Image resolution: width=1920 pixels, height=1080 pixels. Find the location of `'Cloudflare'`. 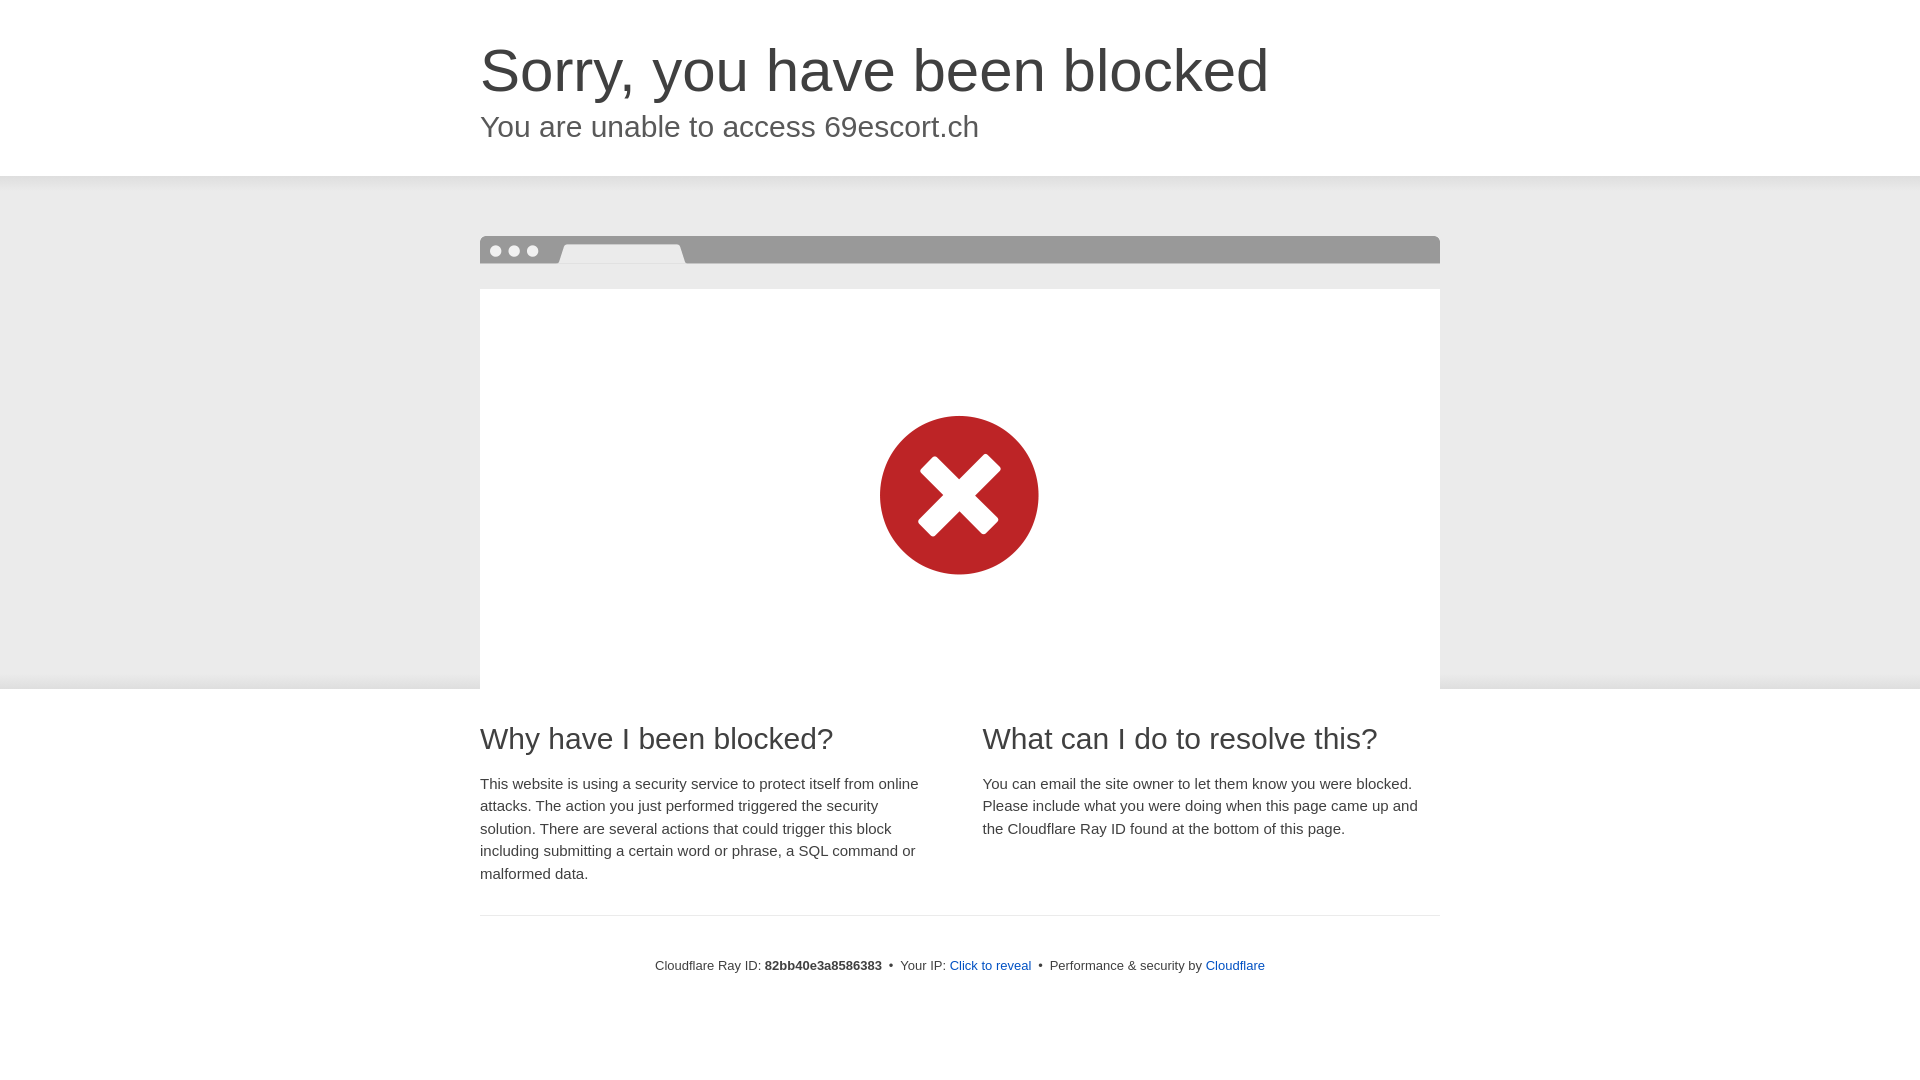

'Cloudflare' is located at coordinates (1234, 964).